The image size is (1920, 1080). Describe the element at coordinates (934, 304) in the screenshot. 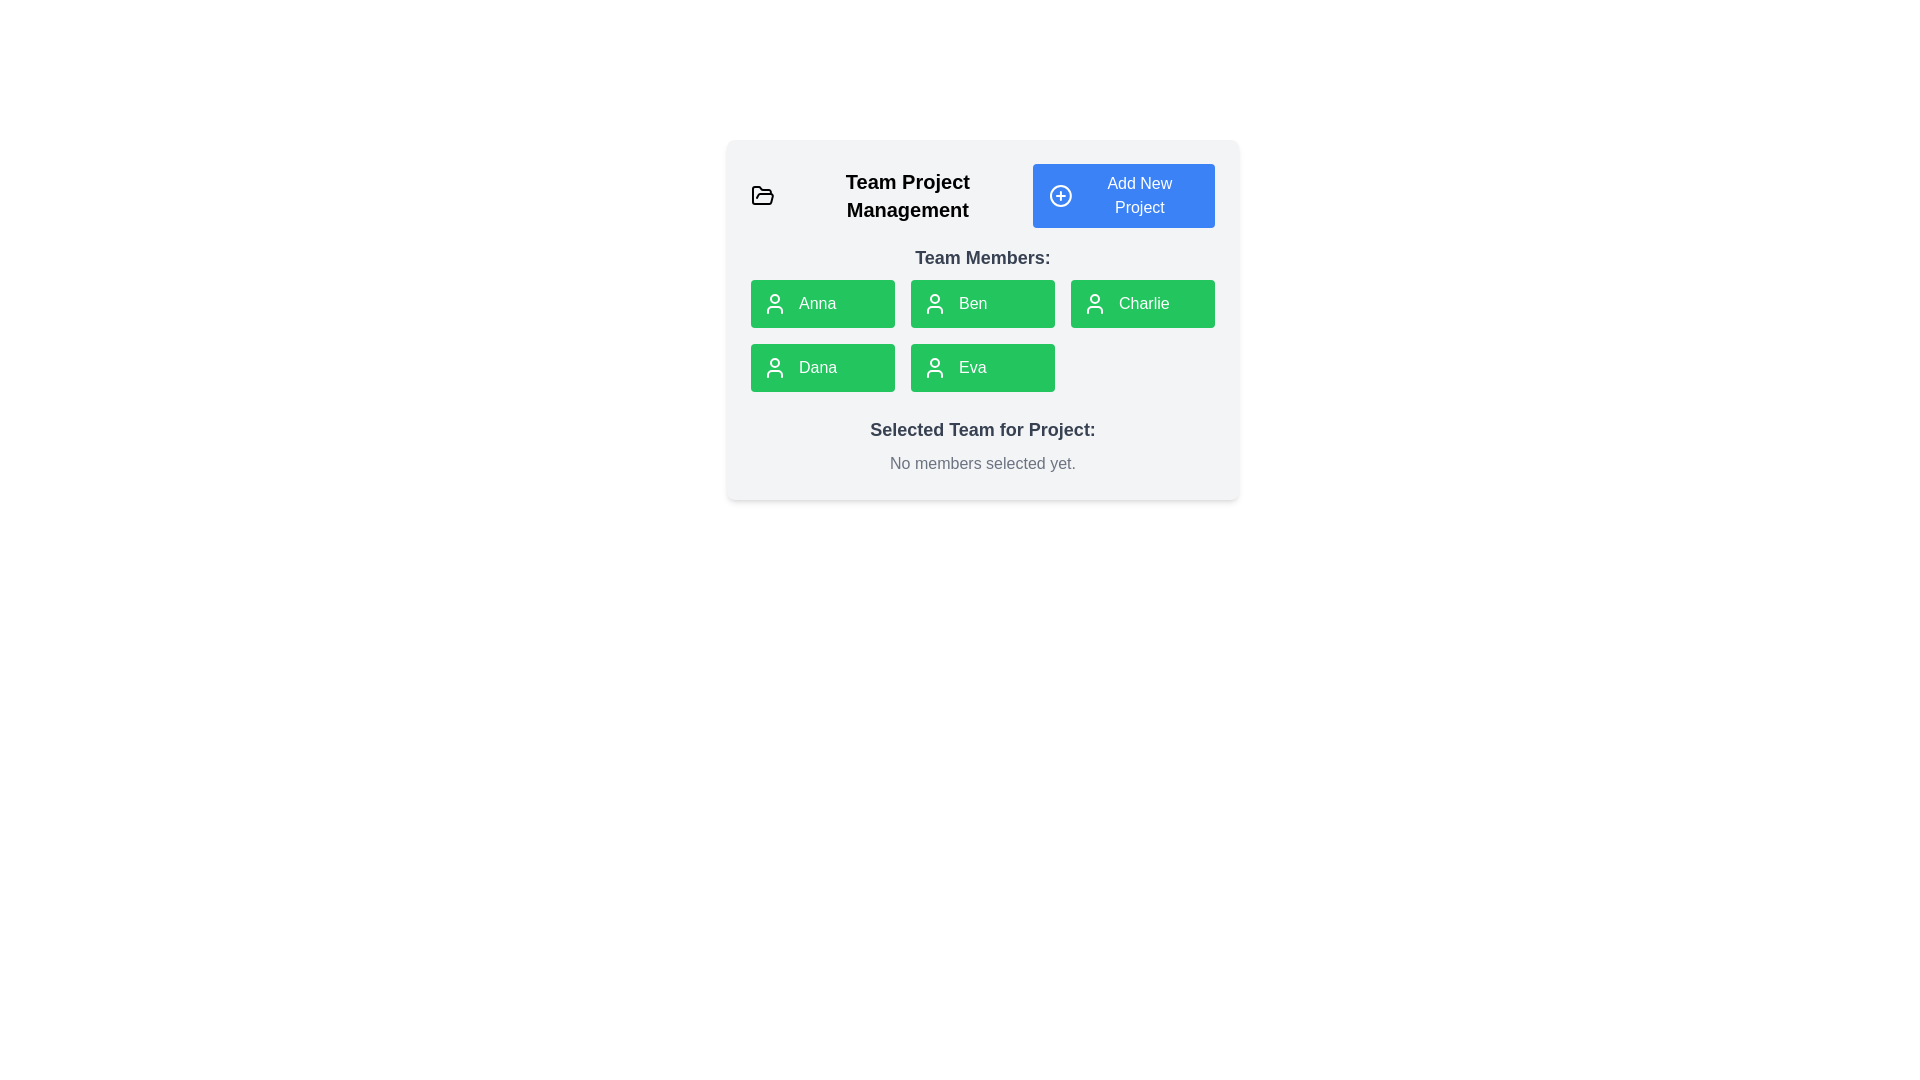

I see `the user icon labeled 'Ben' which is centrally positioned within the green button in the 'Team Members' section, specifically the second button in the top row` at that location.